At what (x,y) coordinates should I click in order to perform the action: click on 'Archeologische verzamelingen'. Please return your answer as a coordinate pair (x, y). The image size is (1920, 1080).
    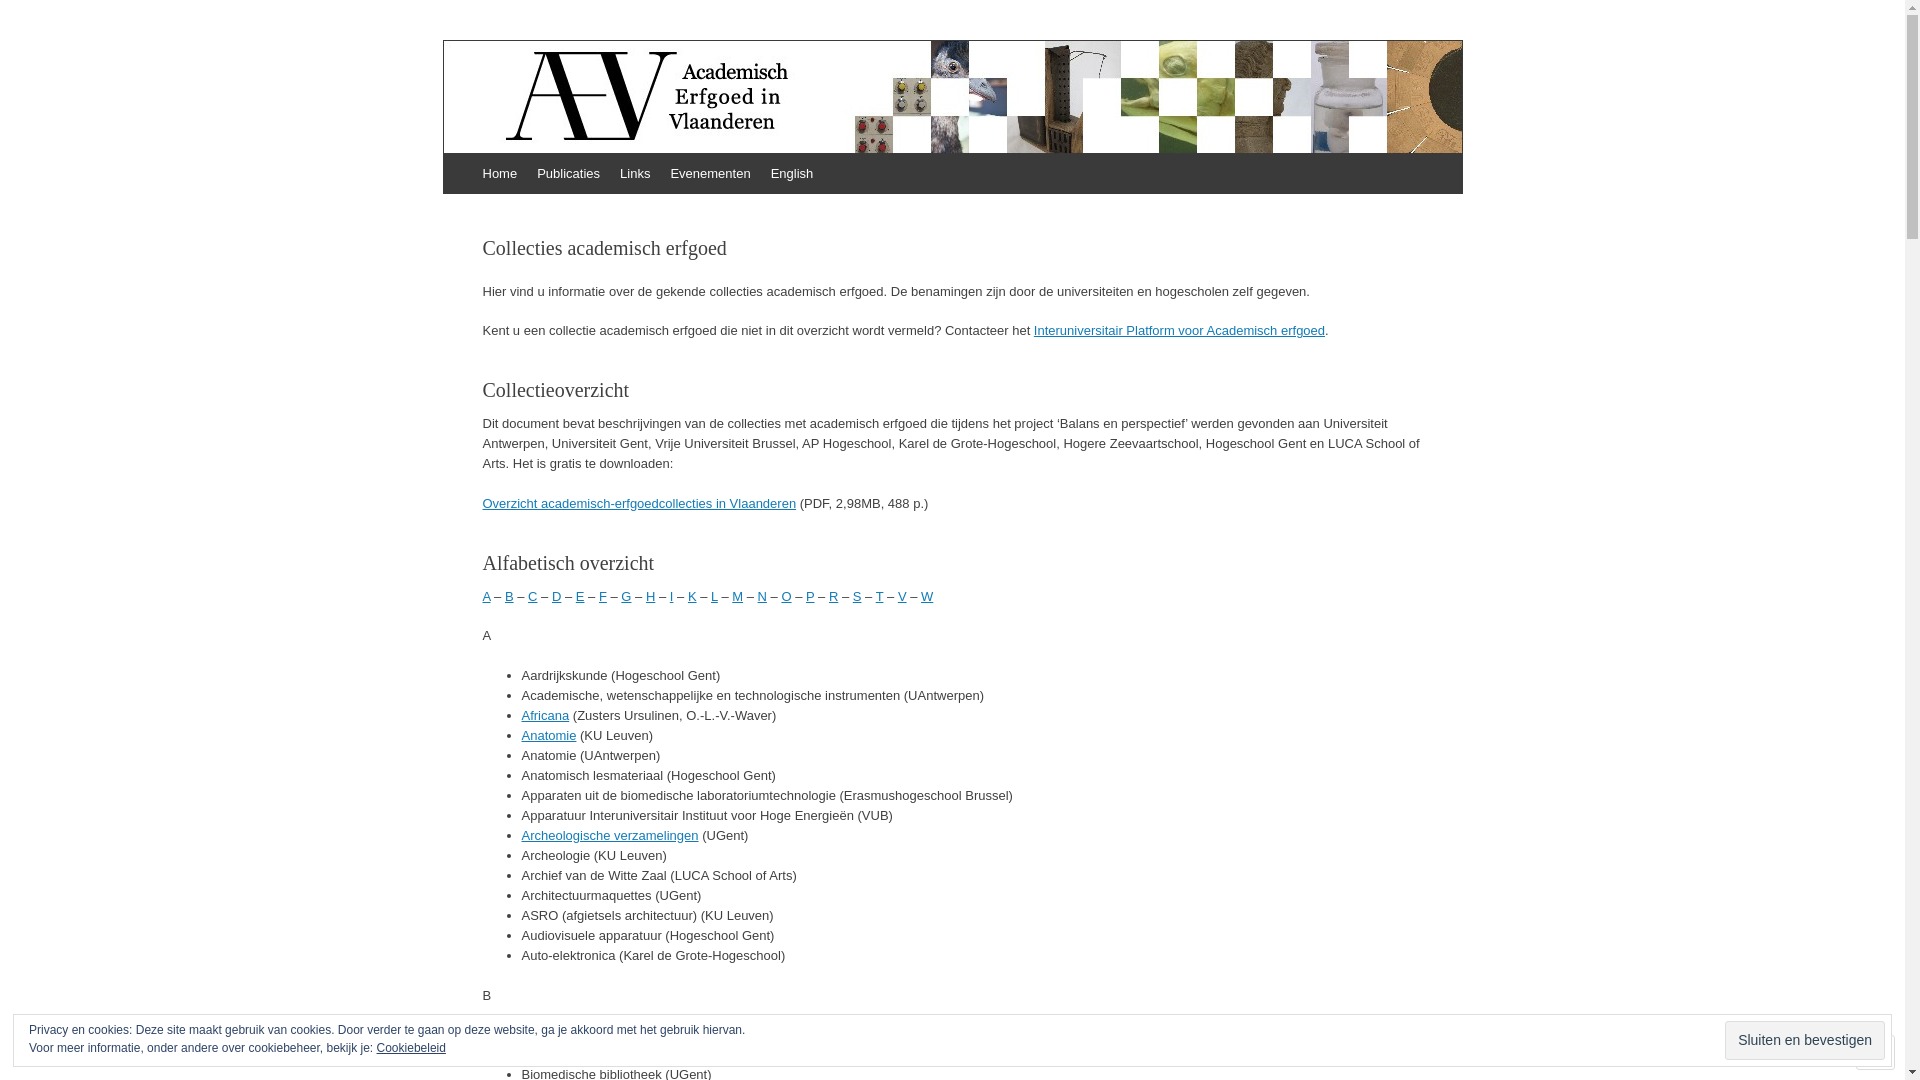
    Looking at the image, I should click on (609, 835).